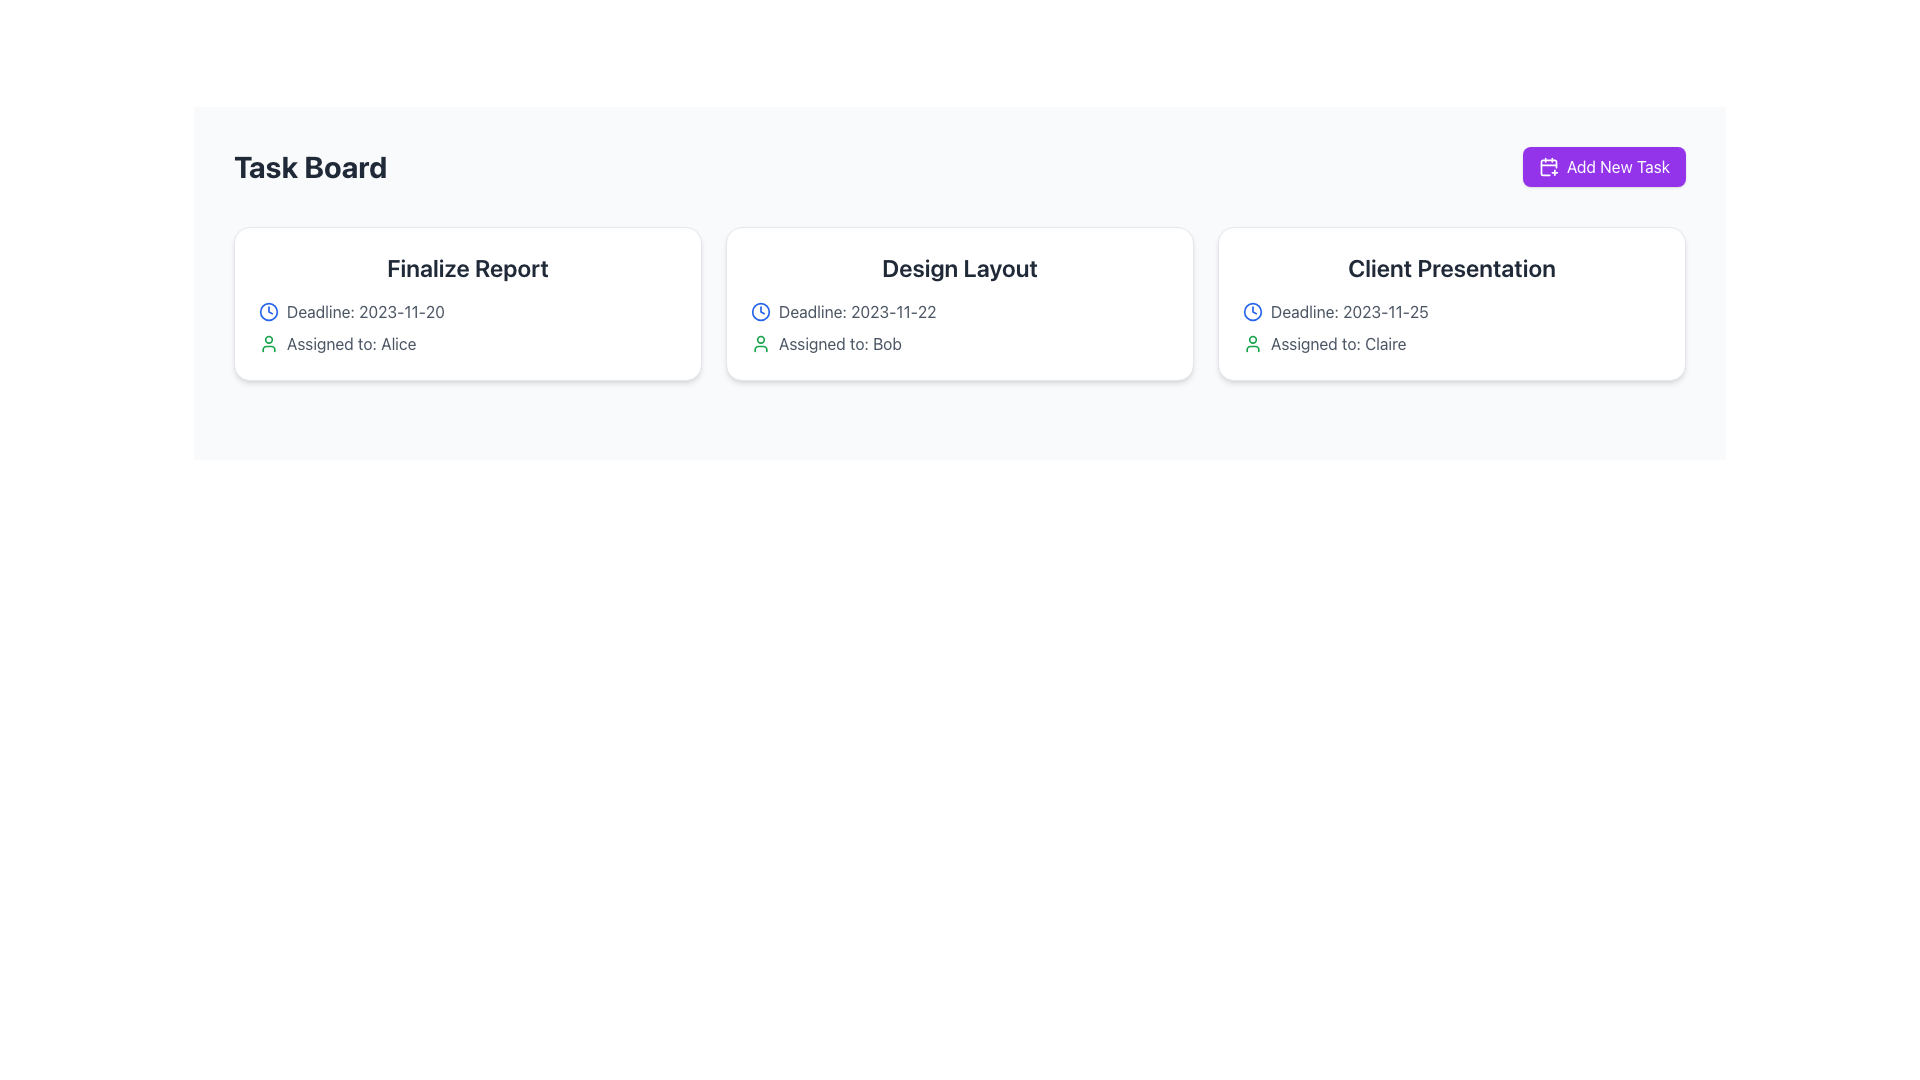  I want to click on the 'Add New Task' button which contains the text label styled with white text on a vibrant purple background, located in the upper-right corner of the interface, so click(1618, 165).